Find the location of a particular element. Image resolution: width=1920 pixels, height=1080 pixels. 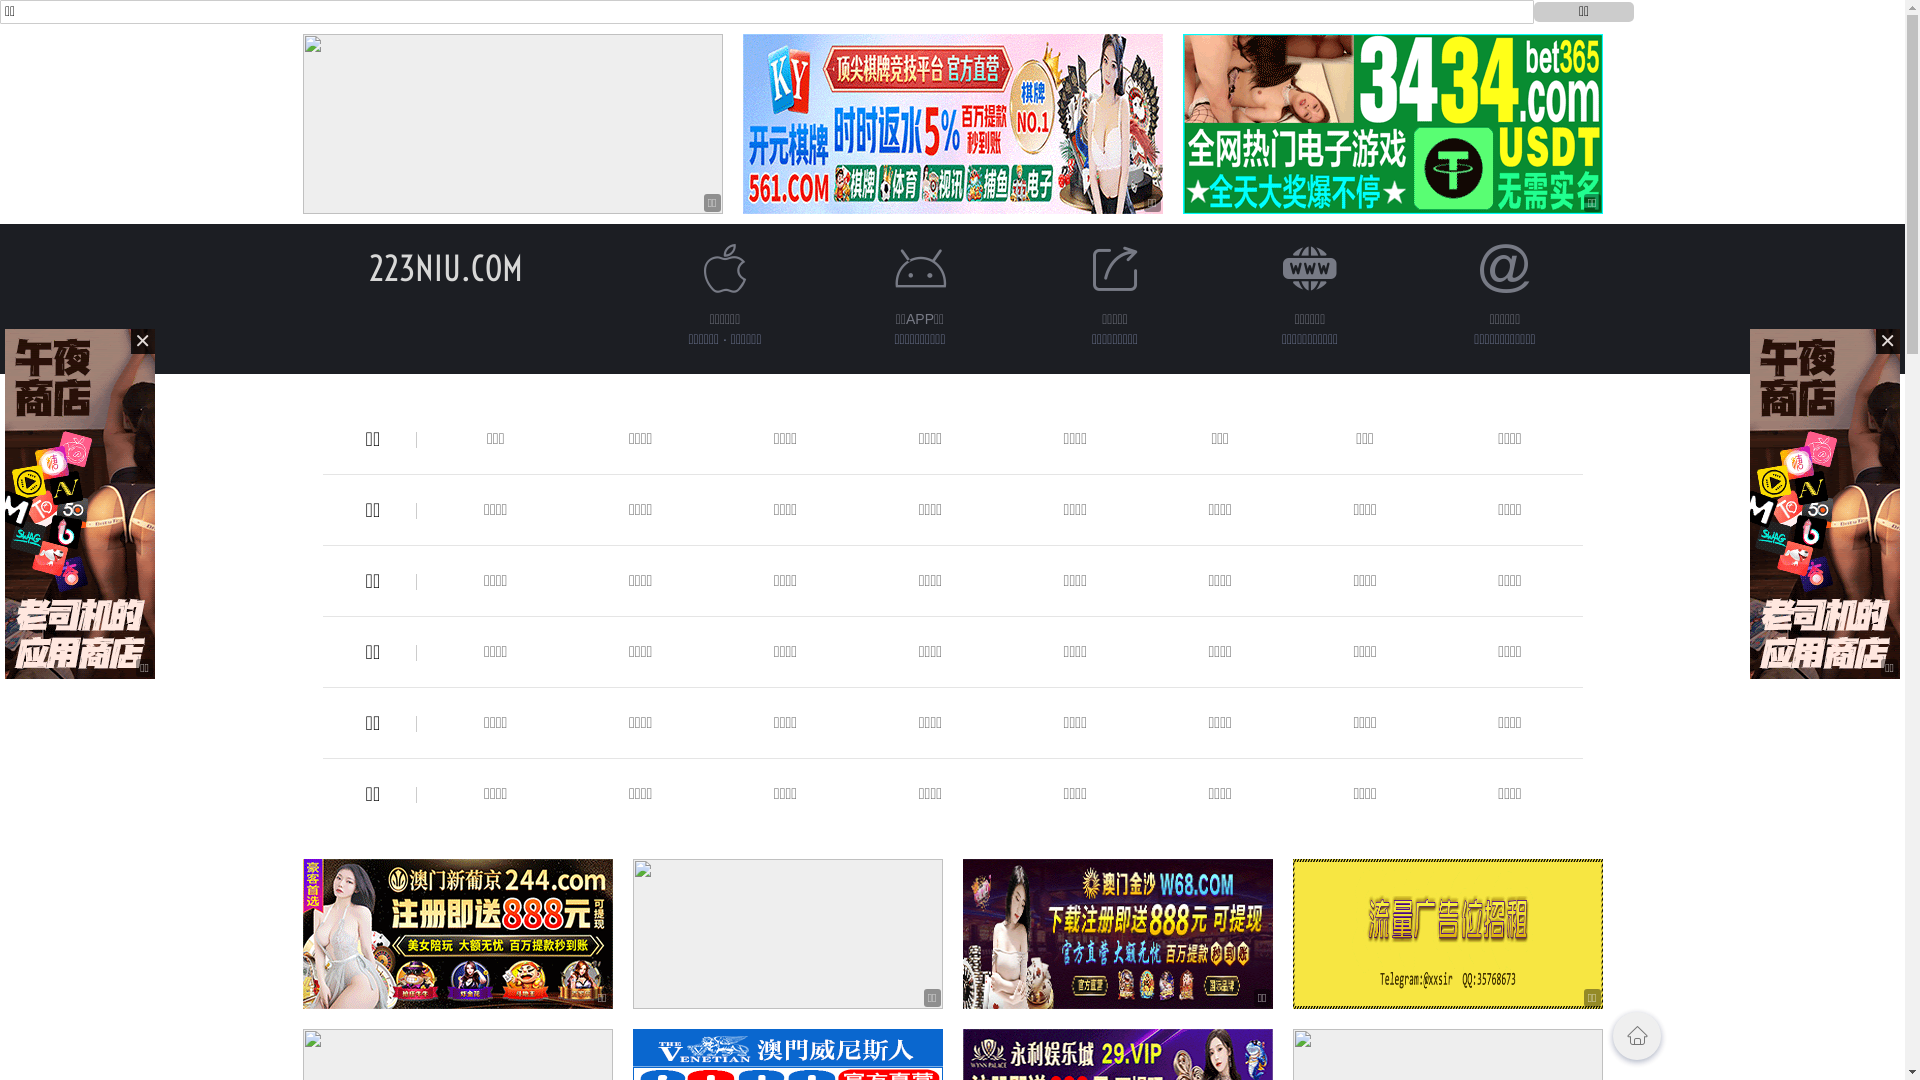

'223NIU.COM' is located at coordinates (444, 267).